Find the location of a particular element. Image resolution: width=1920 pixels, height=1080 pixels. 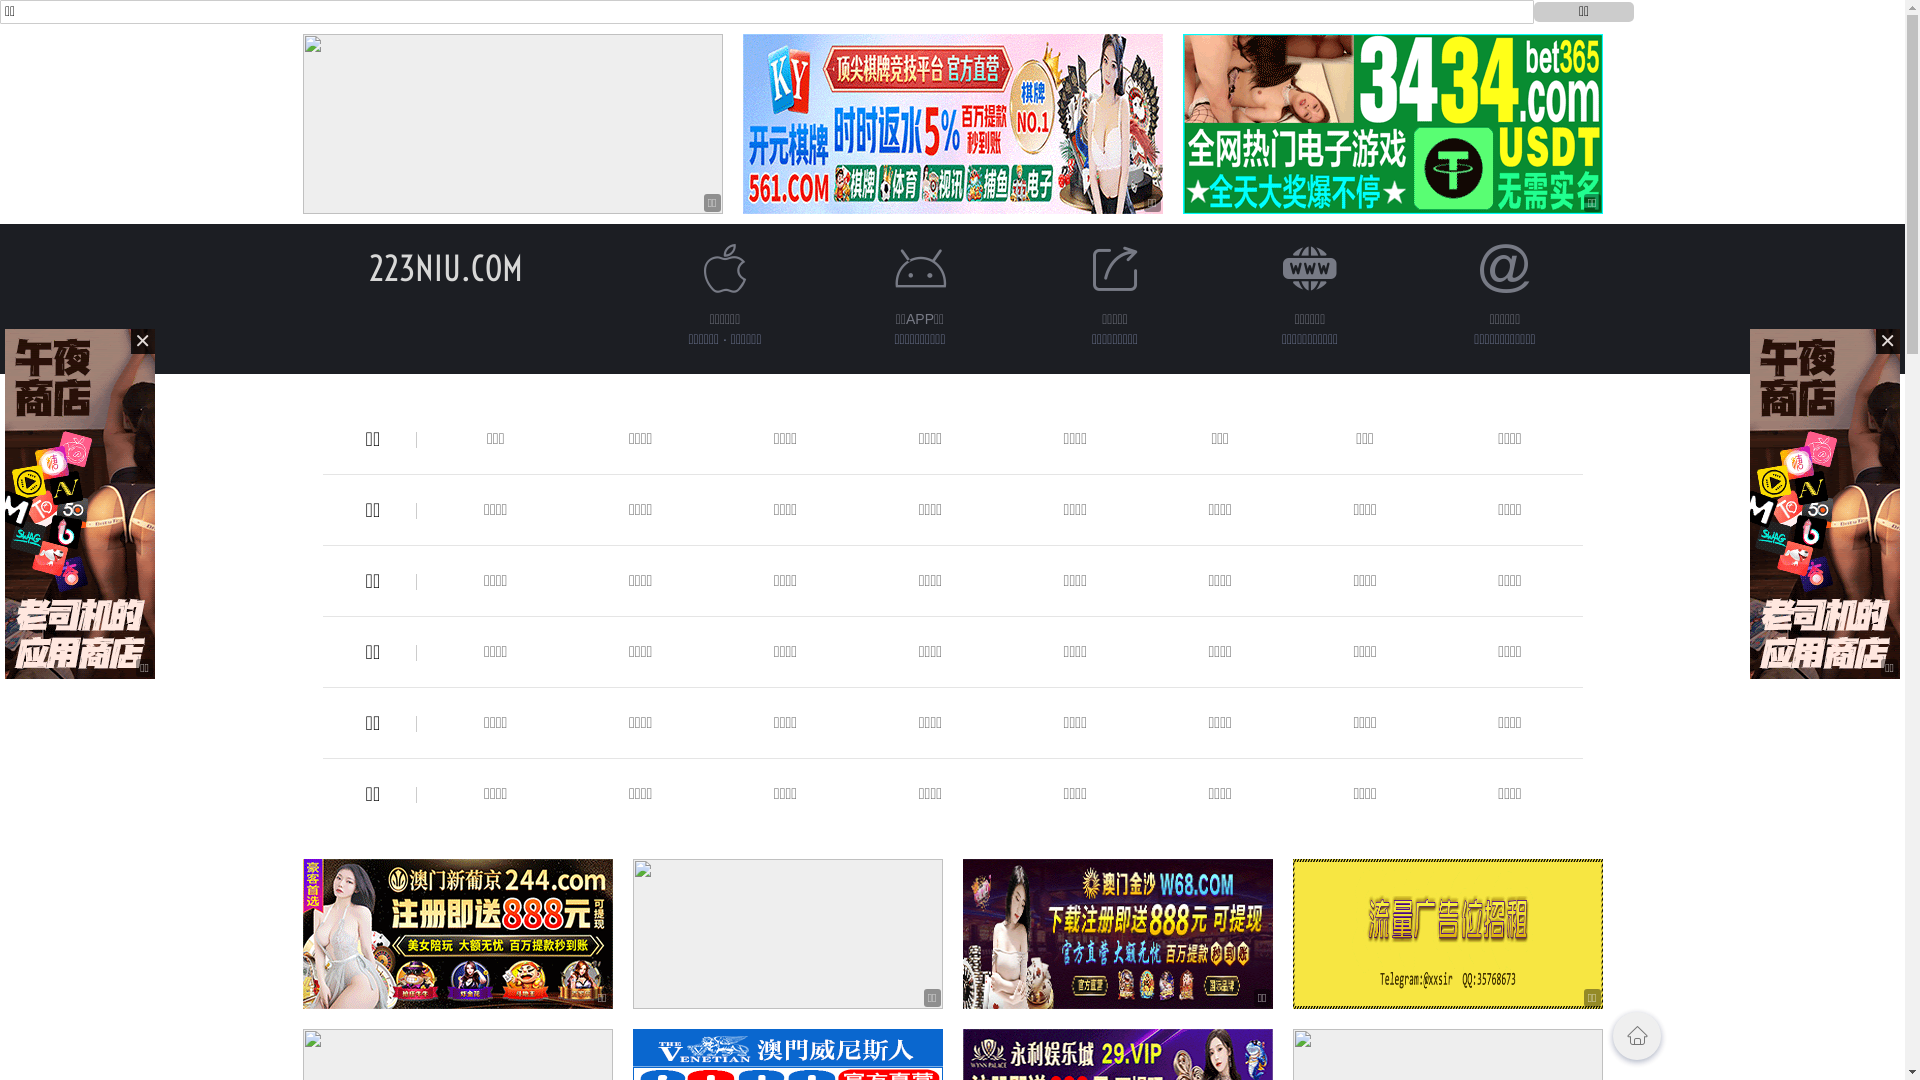

'223NIU.COM' is located at coordinates (444, 267).